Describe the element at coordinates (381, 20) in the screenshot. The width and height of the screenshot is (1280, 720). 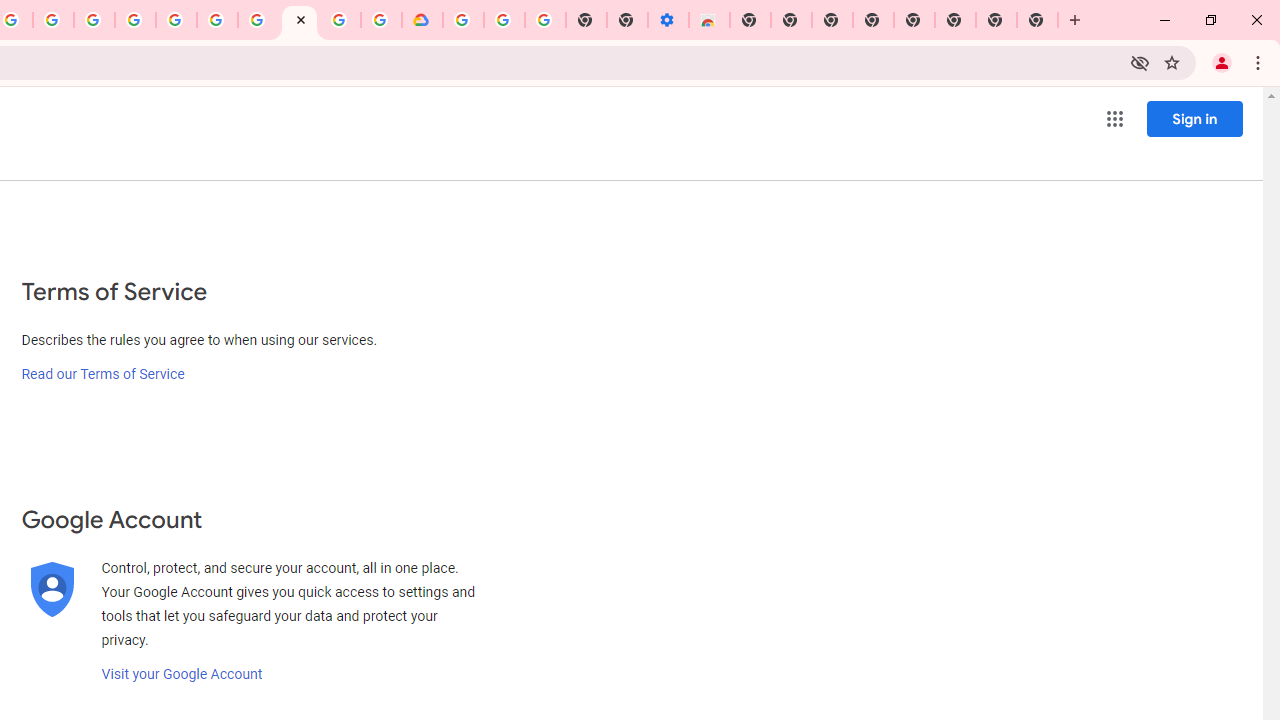
I see `'Browse the Google Chrome Community - Google Chrome Community'` at that location.